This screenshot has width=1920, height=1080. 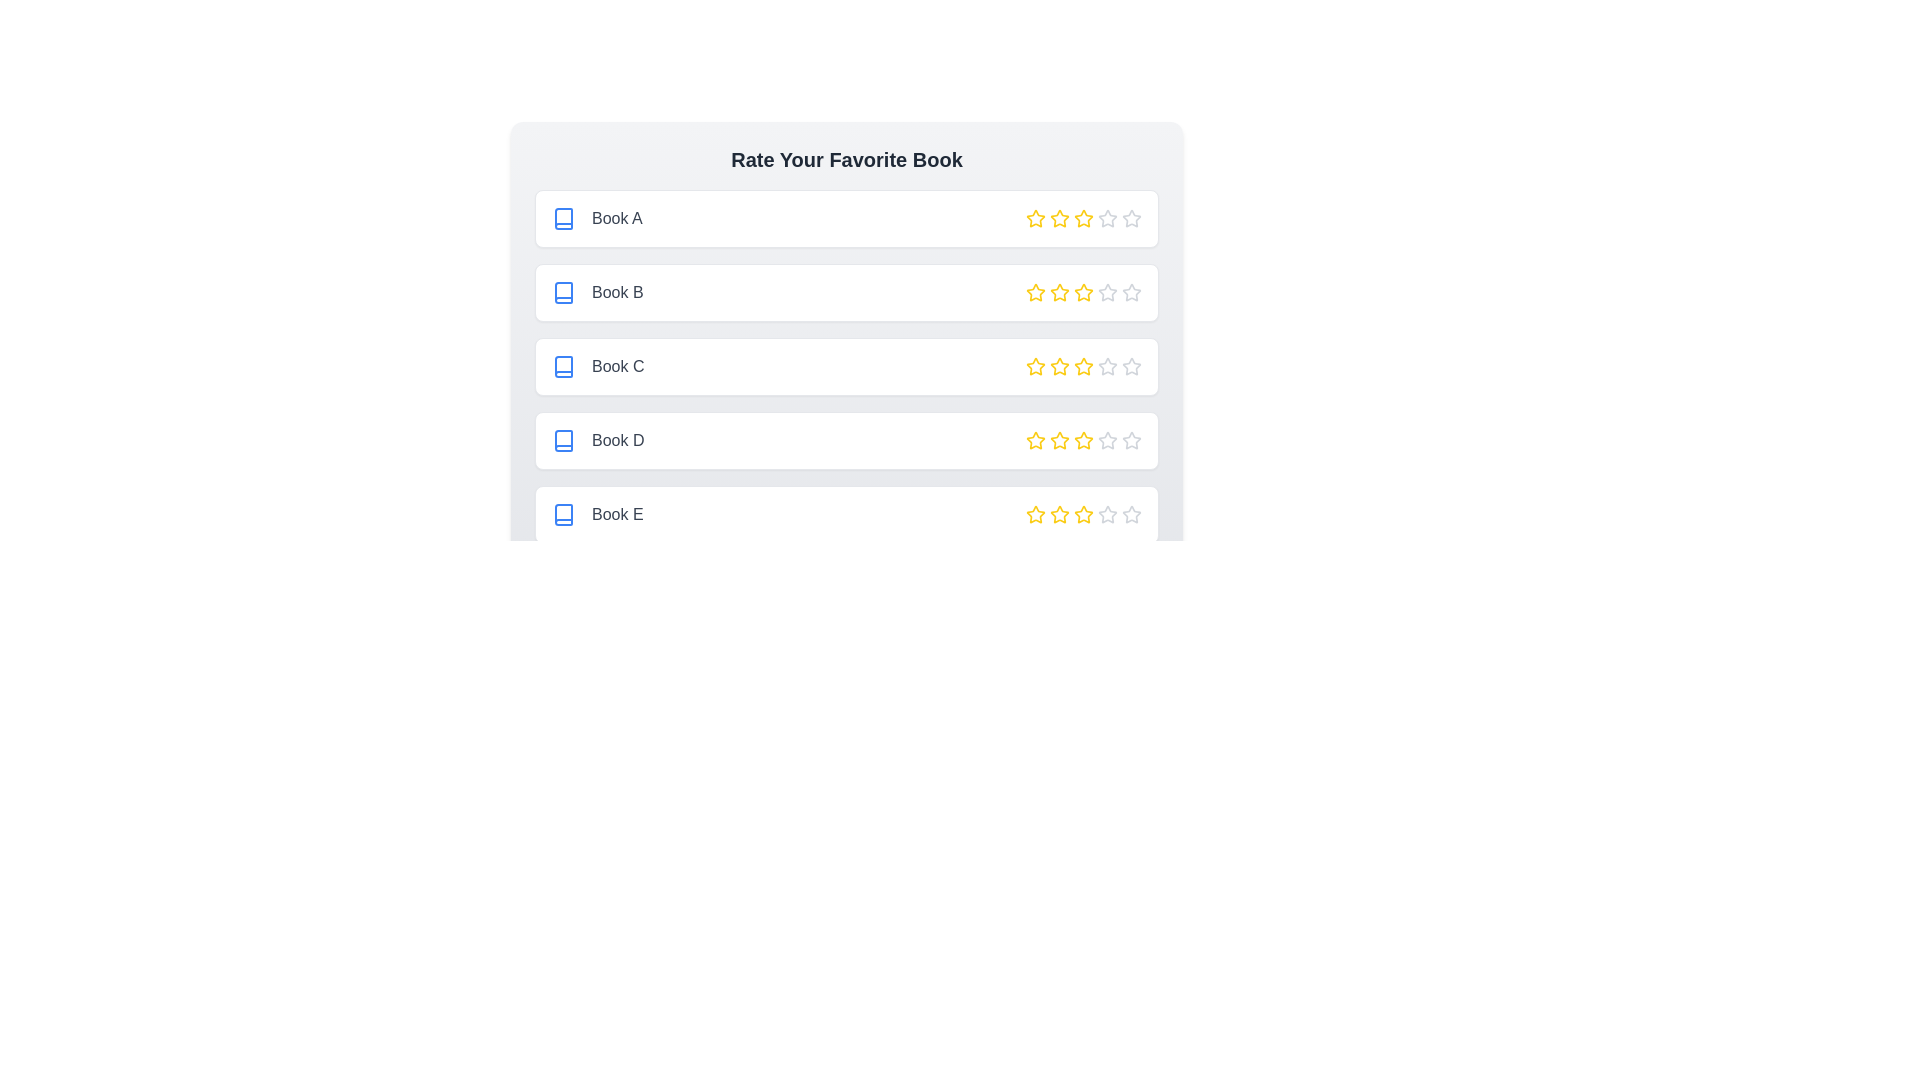 I want to click on the star corresponding to 2 stars for the book titled Book E, so click(x=1059, y=514).